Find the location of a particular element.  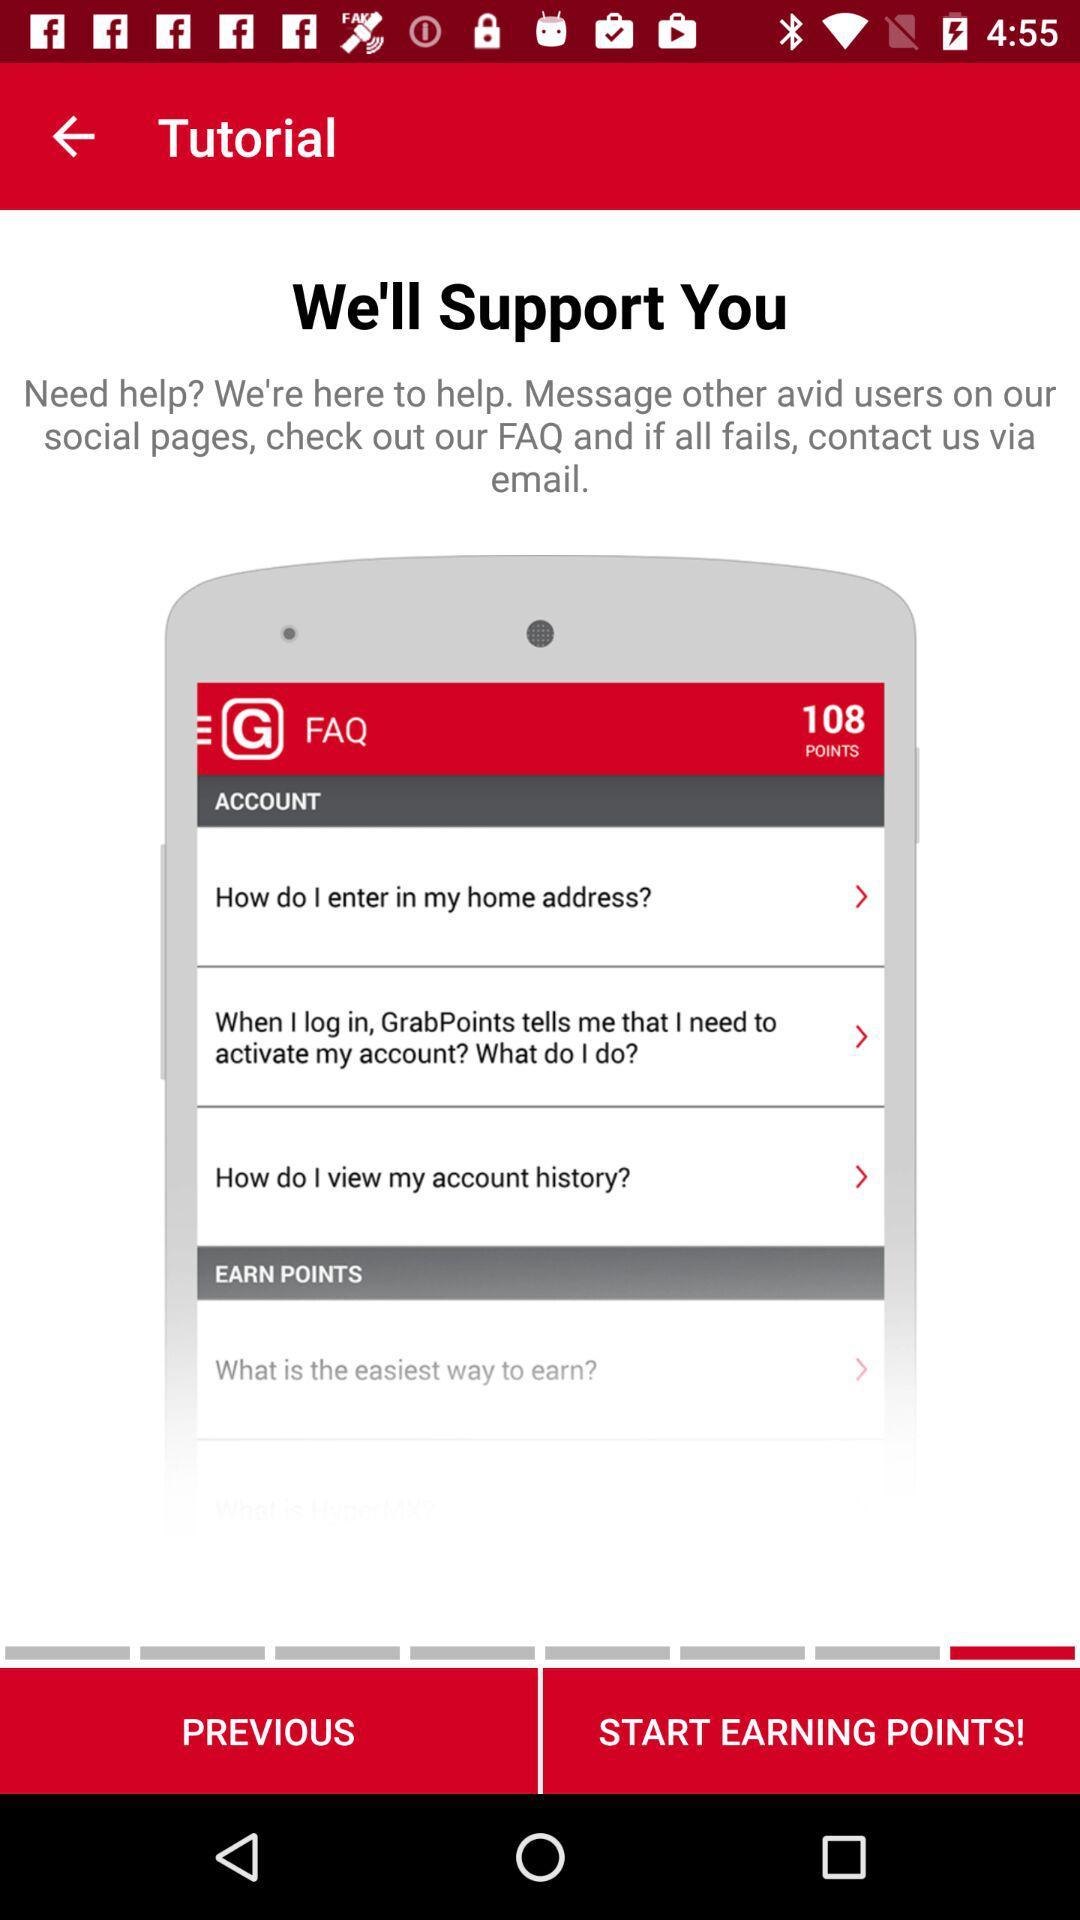

the start earning points! item is located at coordinates (811, 1730).